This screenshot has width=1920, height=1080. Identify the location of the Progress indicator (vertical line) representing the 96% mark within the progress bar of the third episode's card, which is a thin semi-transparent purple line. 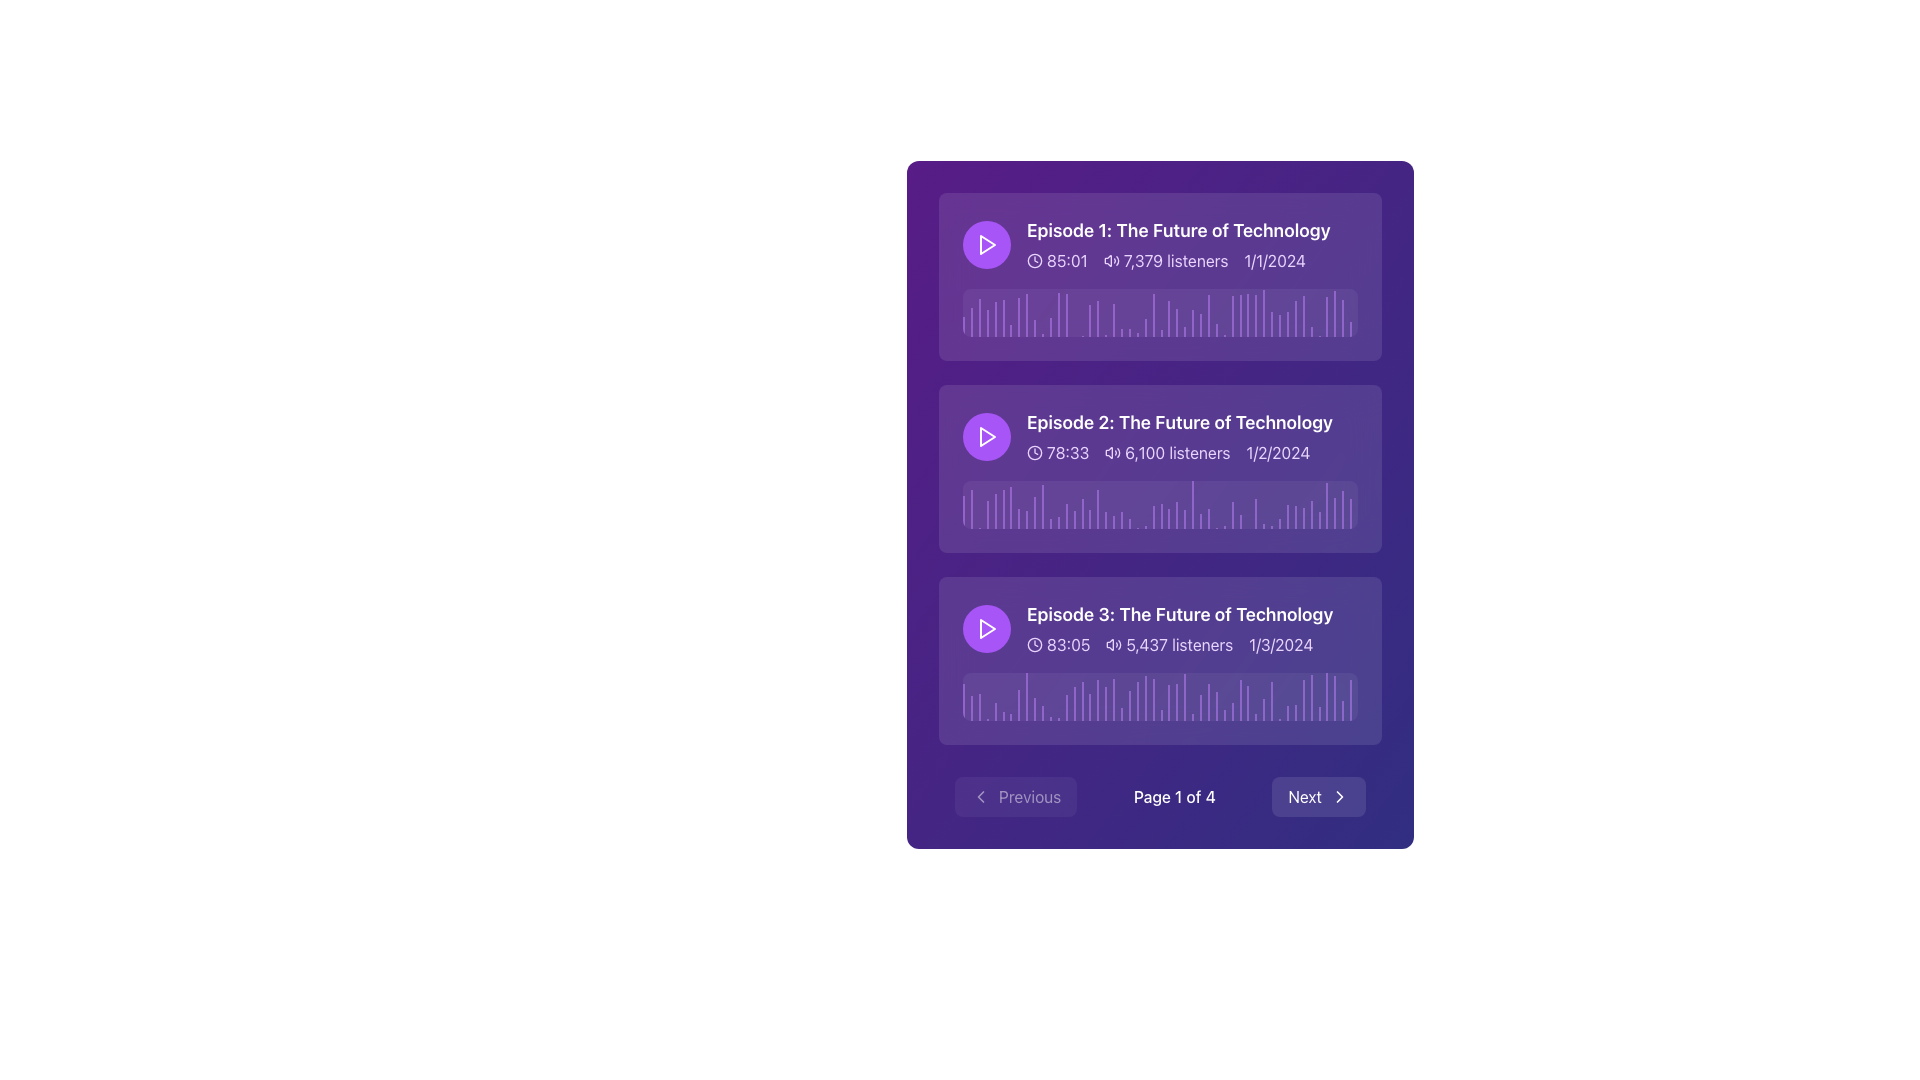
(1343, 710).